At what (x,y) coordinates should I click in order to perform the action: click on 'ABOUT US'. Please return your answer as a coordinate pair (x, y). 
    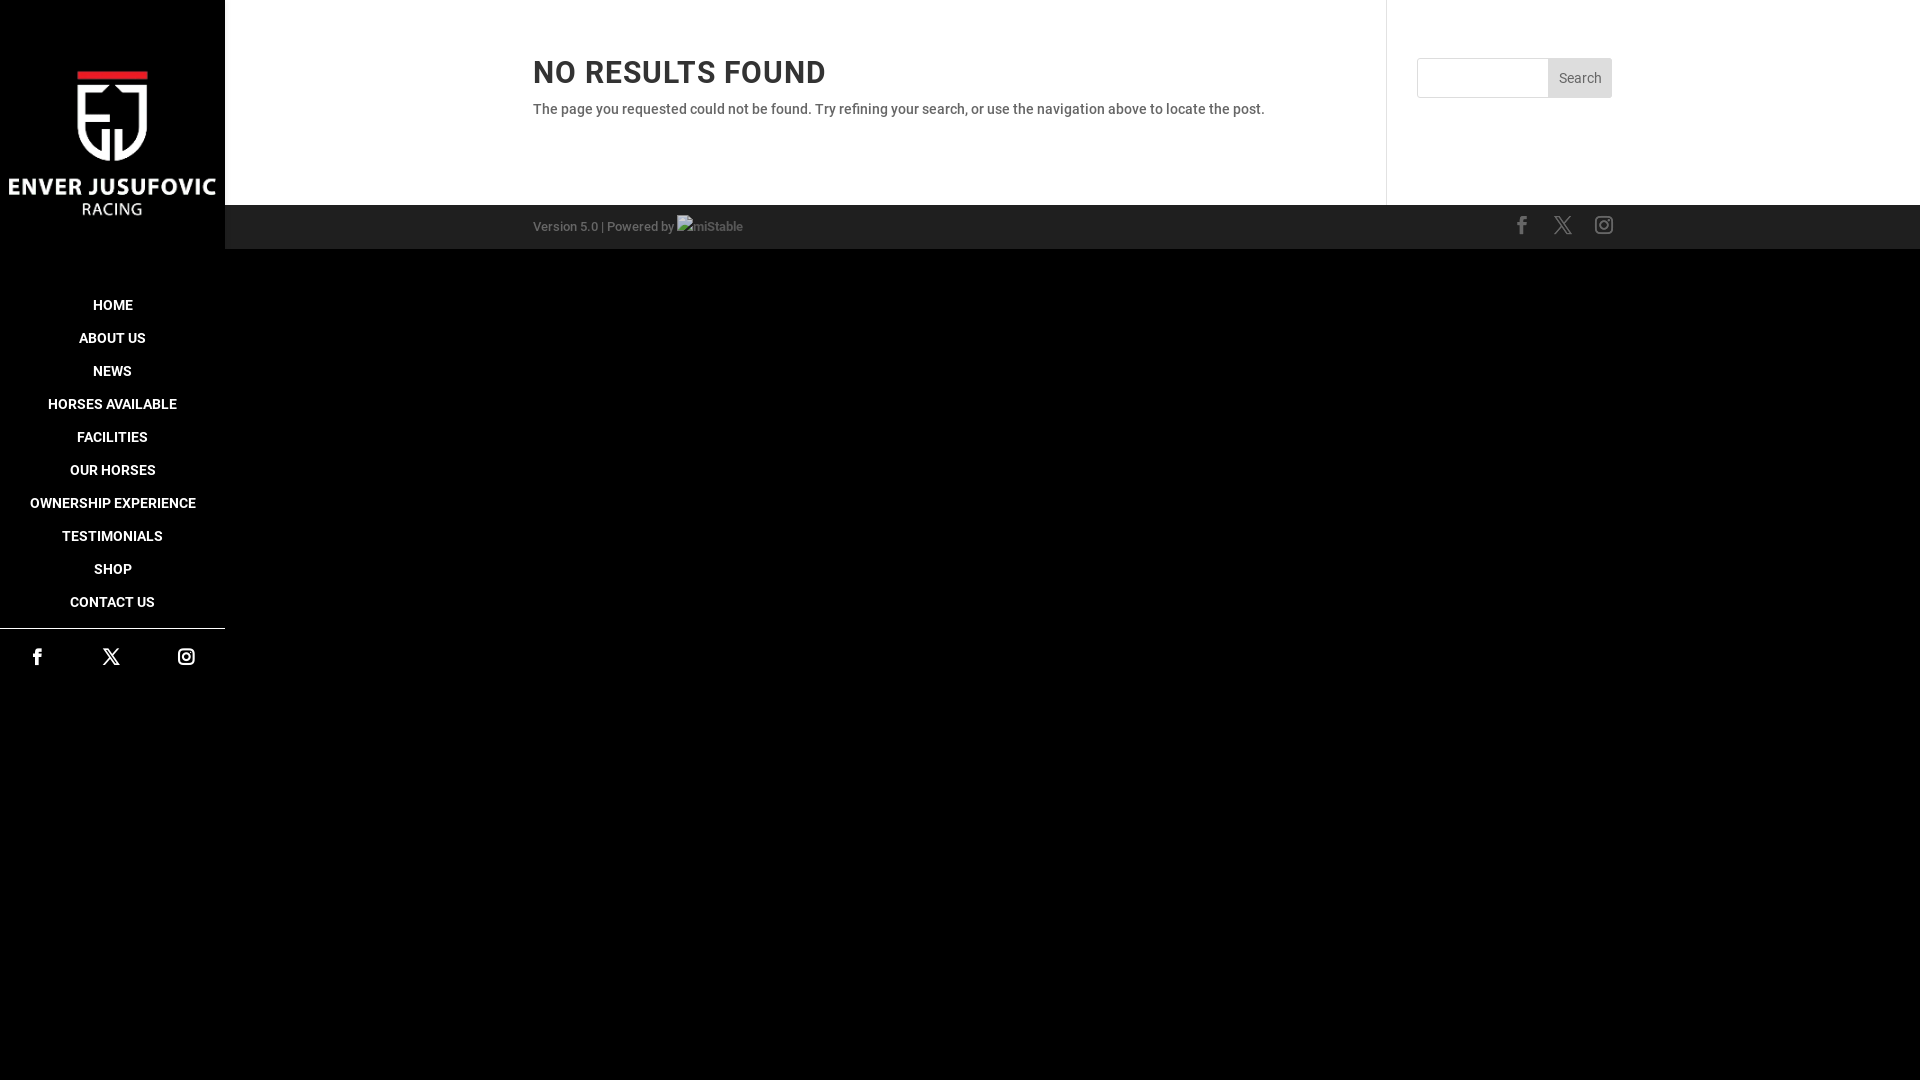
    Looking at the image, I should click on (111, 346).